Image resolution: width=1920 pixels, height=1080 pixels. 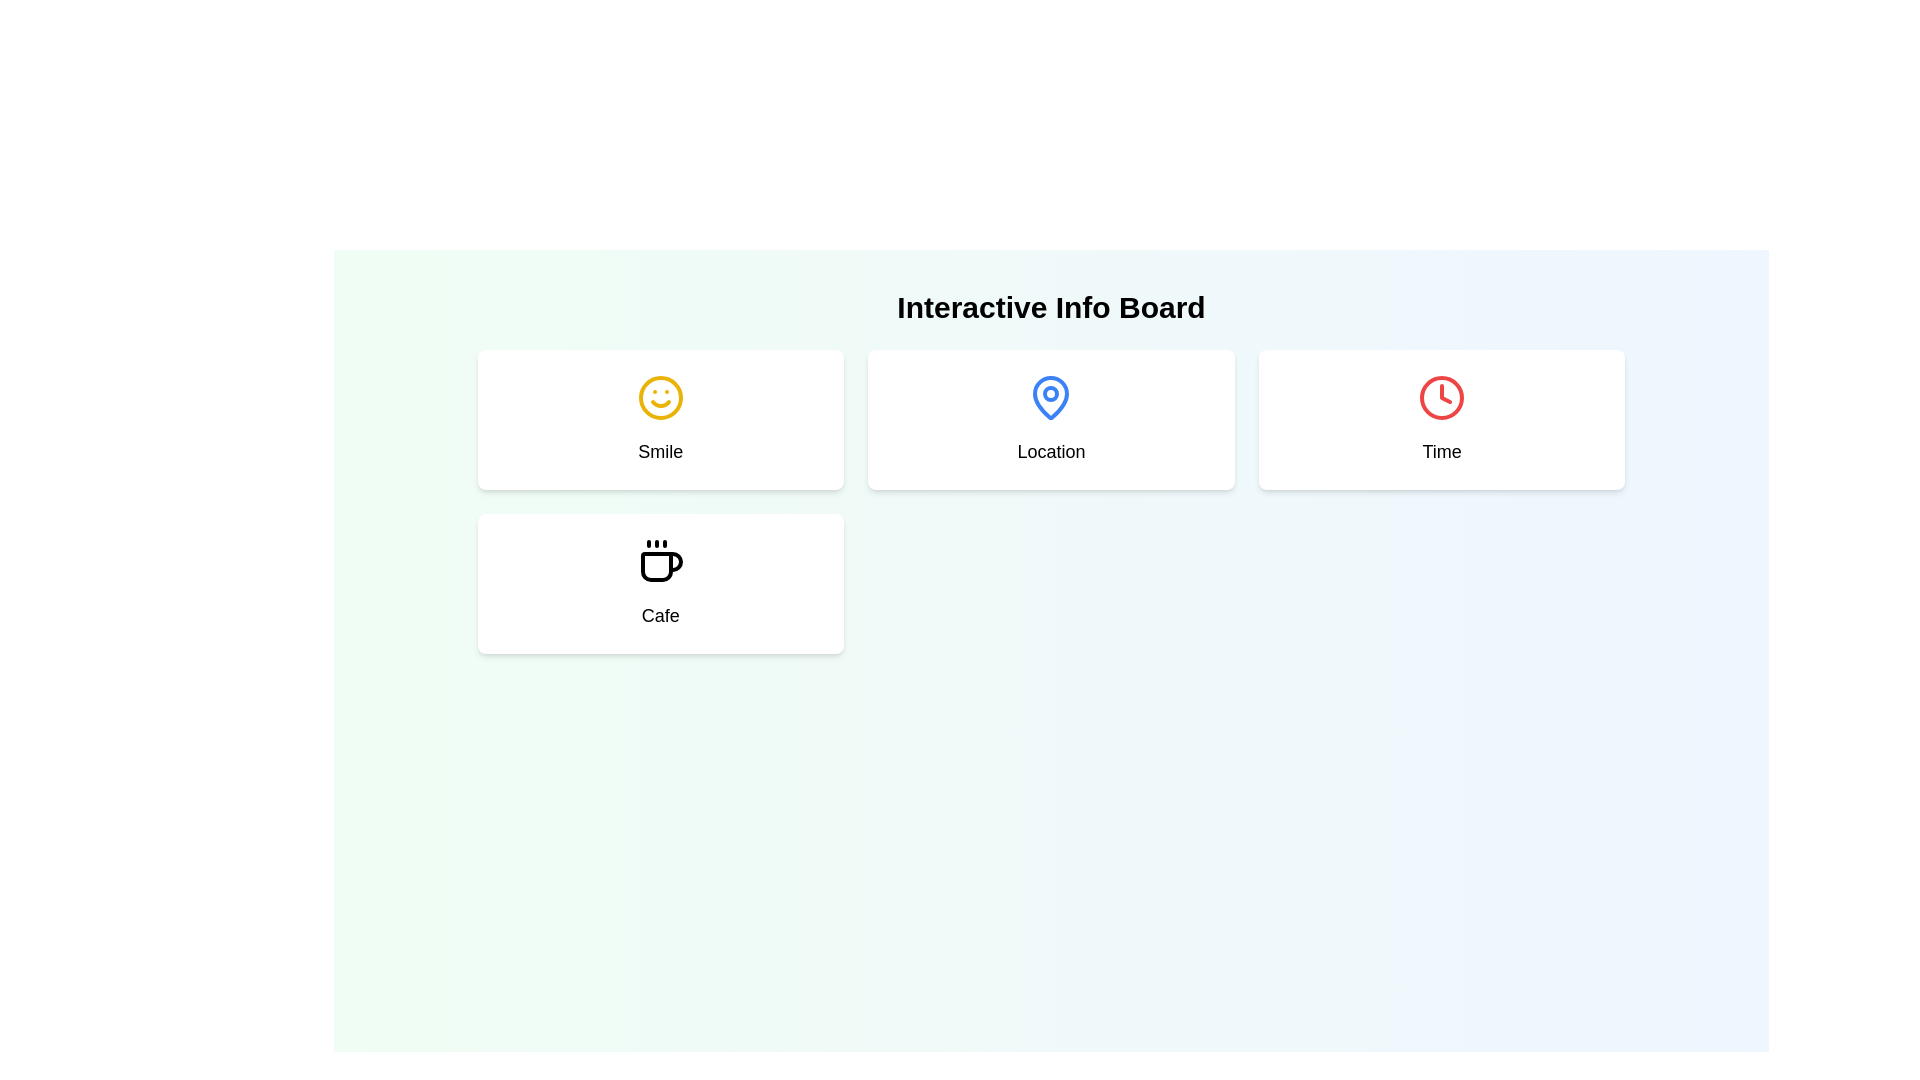 What do you see at coordinates (1050, 451) in the screenshot?
I see `the descriptive text label located in the central card of the grid, which provides information about the card's content or purpose related to location` at bounding box center [1050, 451].